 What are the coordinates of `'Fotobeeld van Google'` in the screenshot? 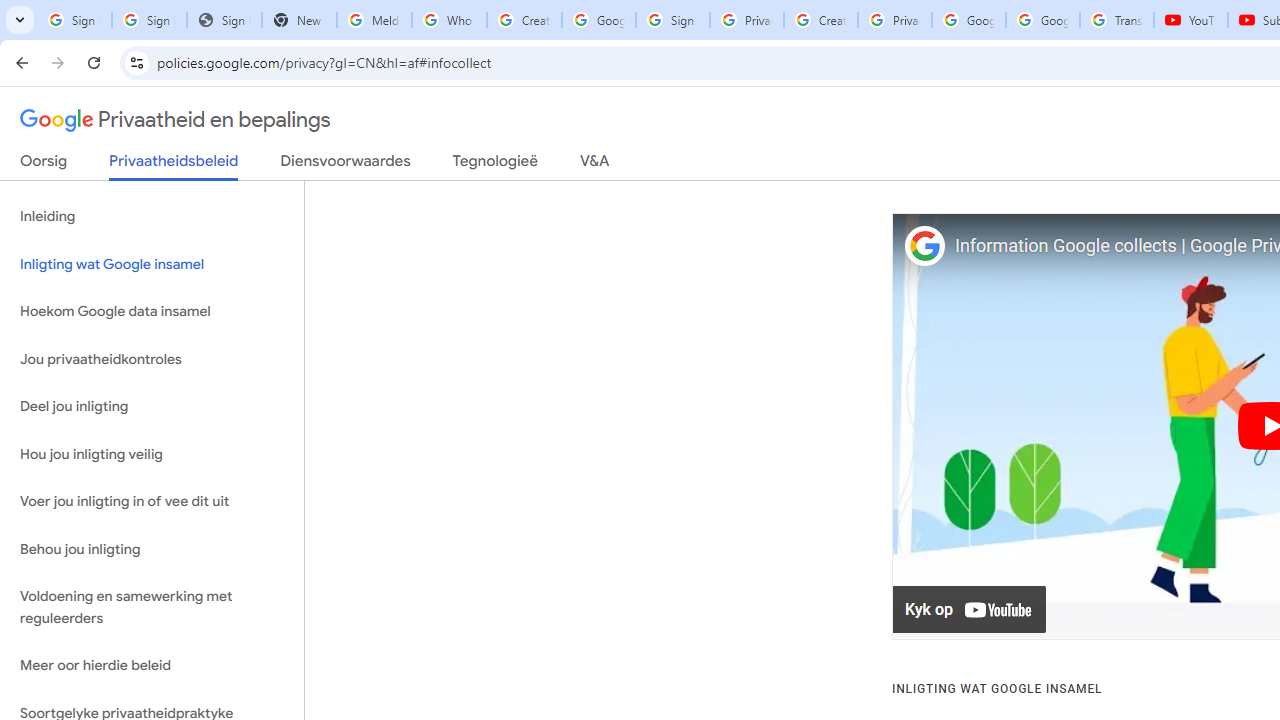 It's located at (923, 245).